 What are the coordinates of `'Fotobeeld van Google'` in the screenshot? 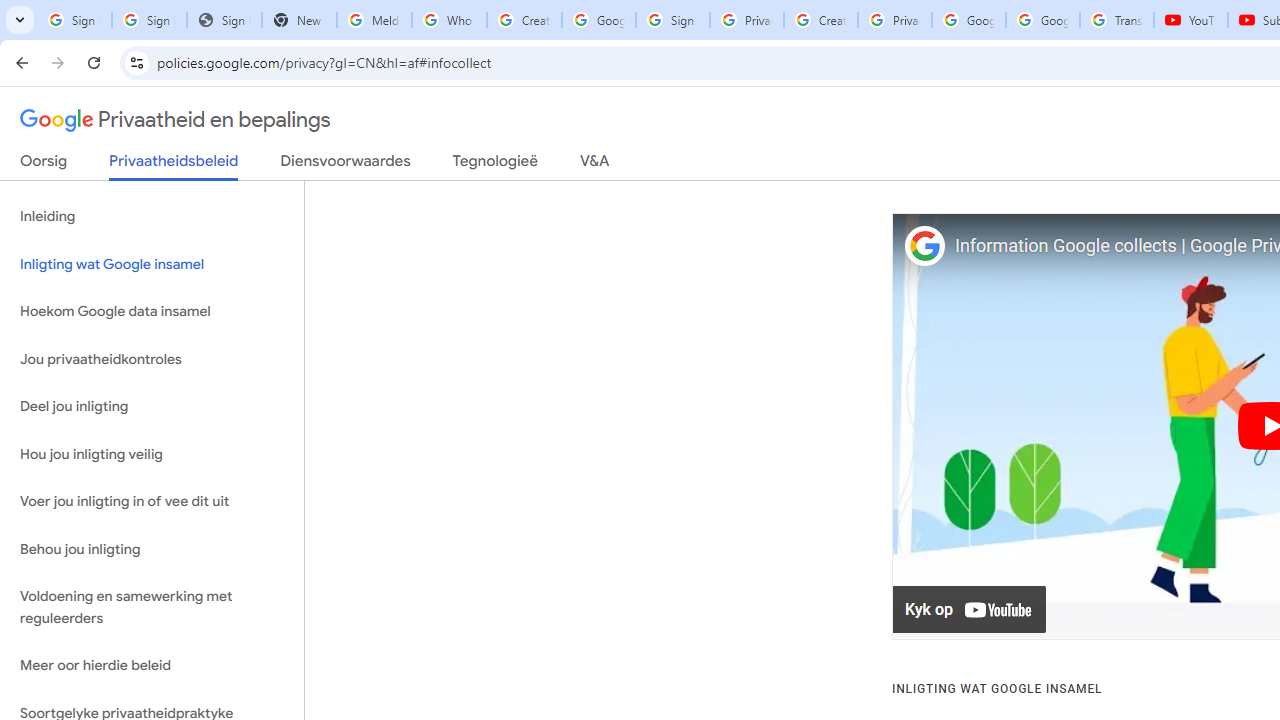 It's located at (923, 245).